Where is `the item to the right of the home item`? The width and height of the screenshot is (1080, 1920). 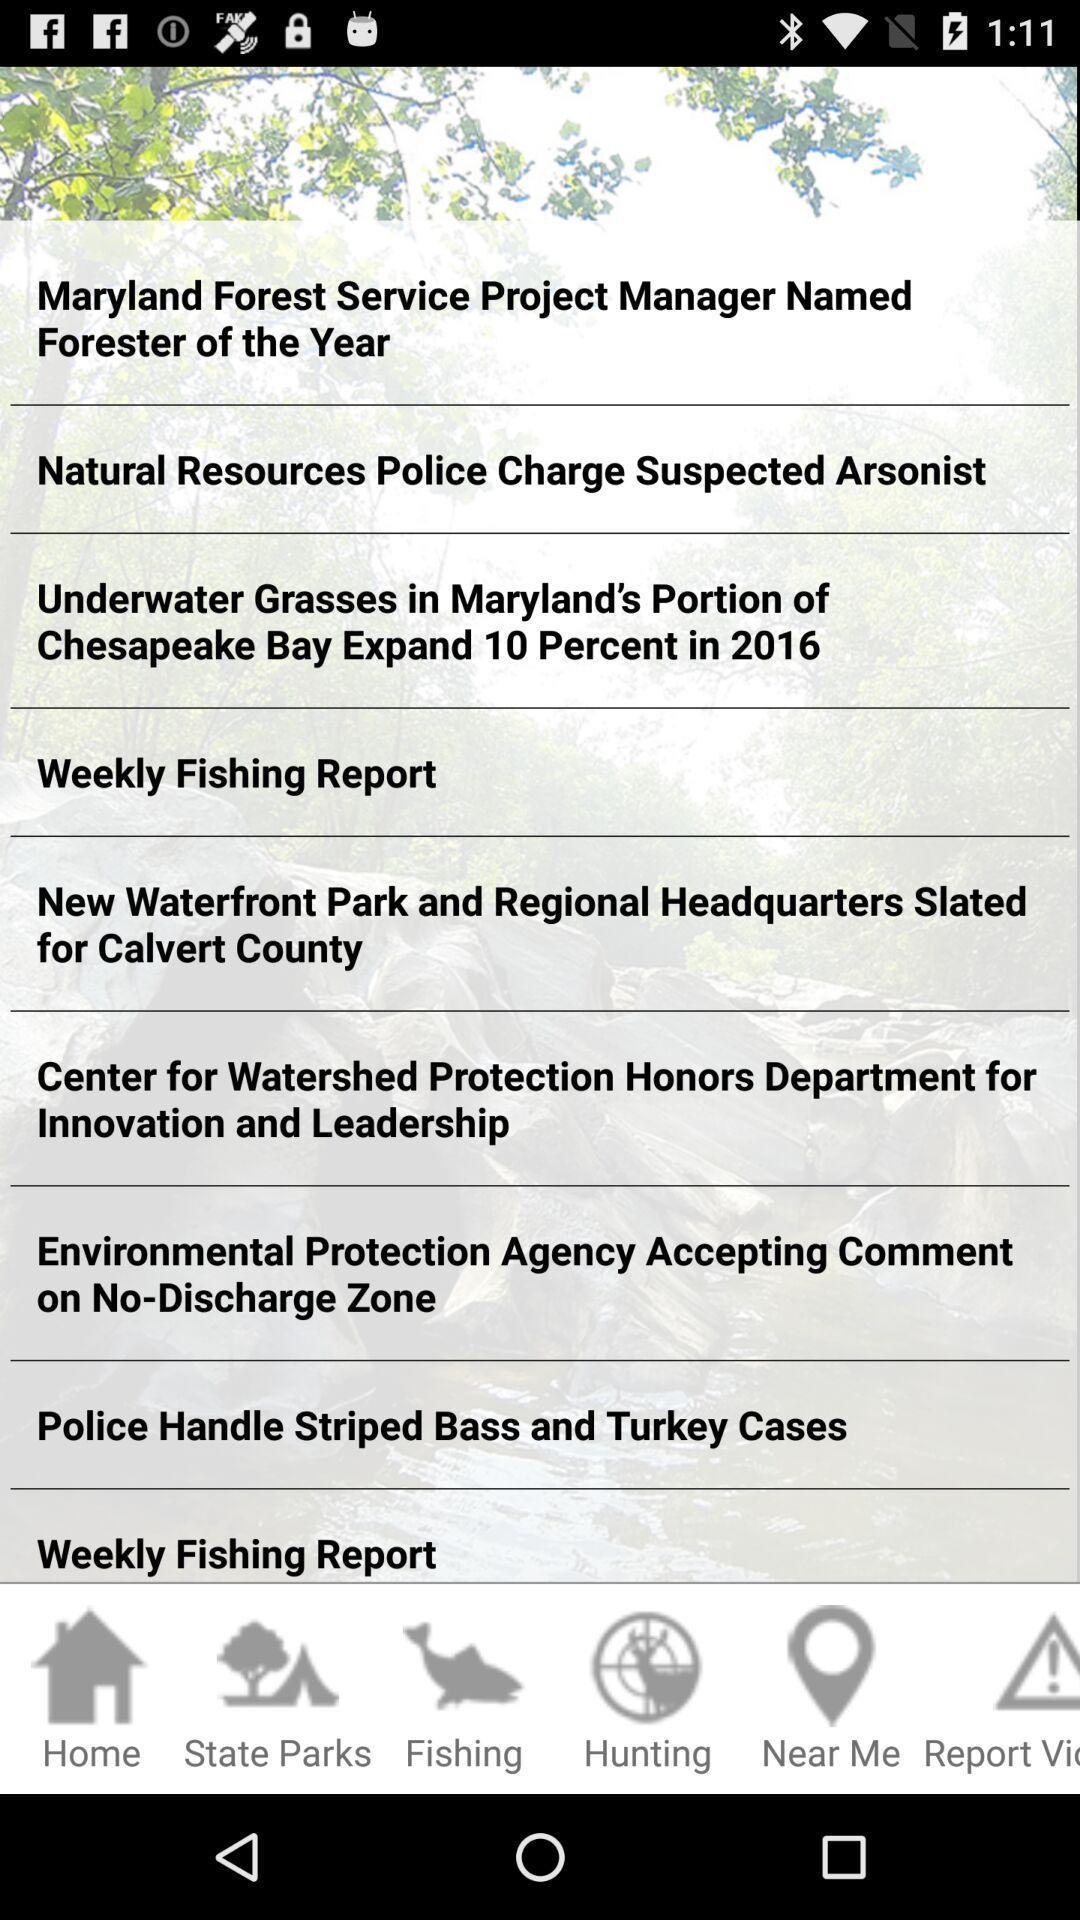
the item to the right of the home item is located at coordinates (277, 1689).